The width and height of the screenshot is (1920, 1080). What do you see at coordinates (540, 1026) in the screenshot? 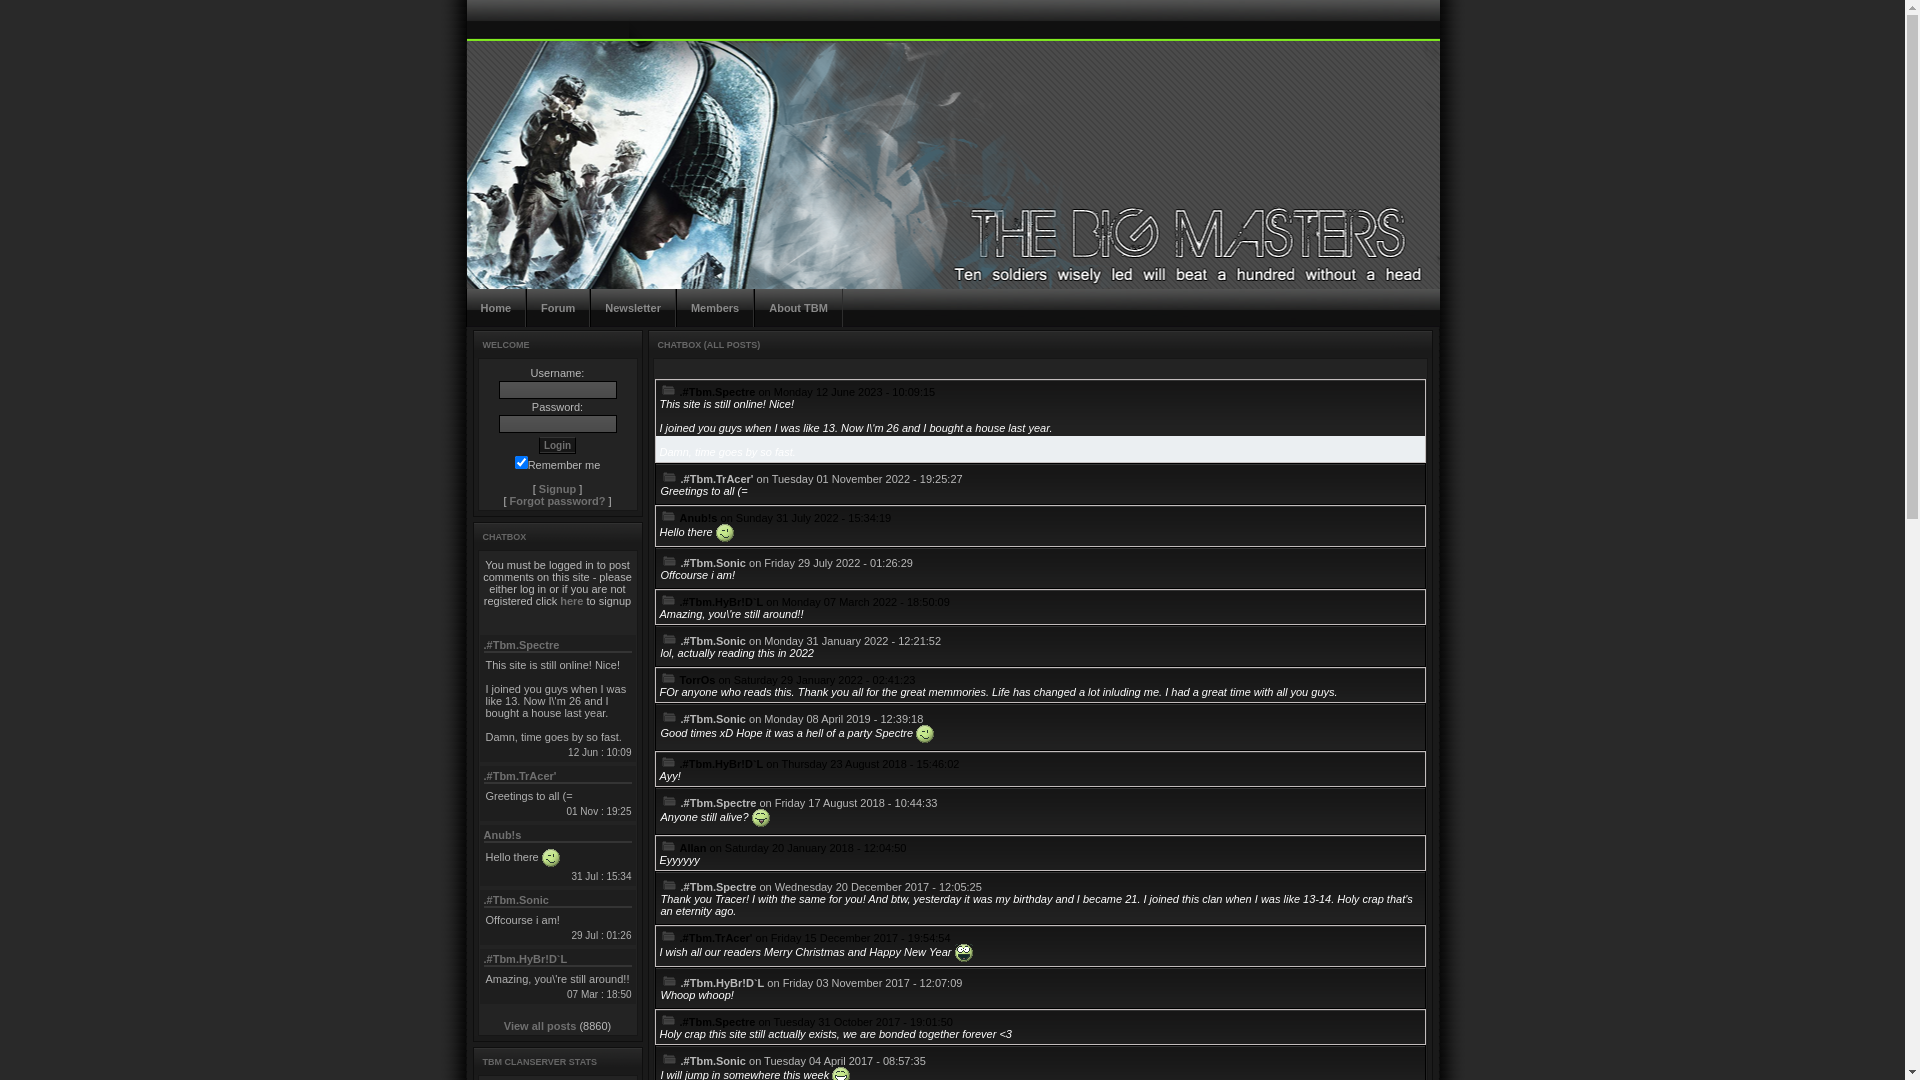
I see `'View all posts'` at bounding box center [540, 1026].